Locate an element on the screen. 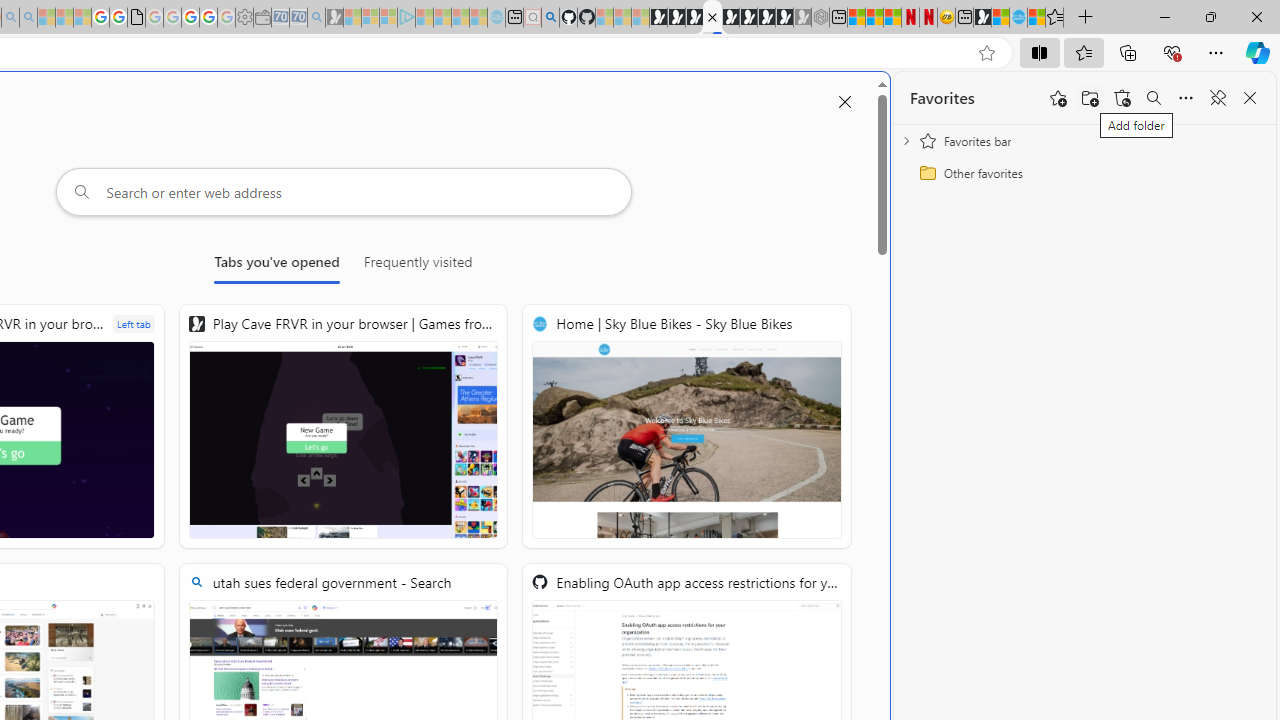 The width and height of the screenshot is (1280, 720). 'Search or enter web address' is located at coordinates (343, 191).